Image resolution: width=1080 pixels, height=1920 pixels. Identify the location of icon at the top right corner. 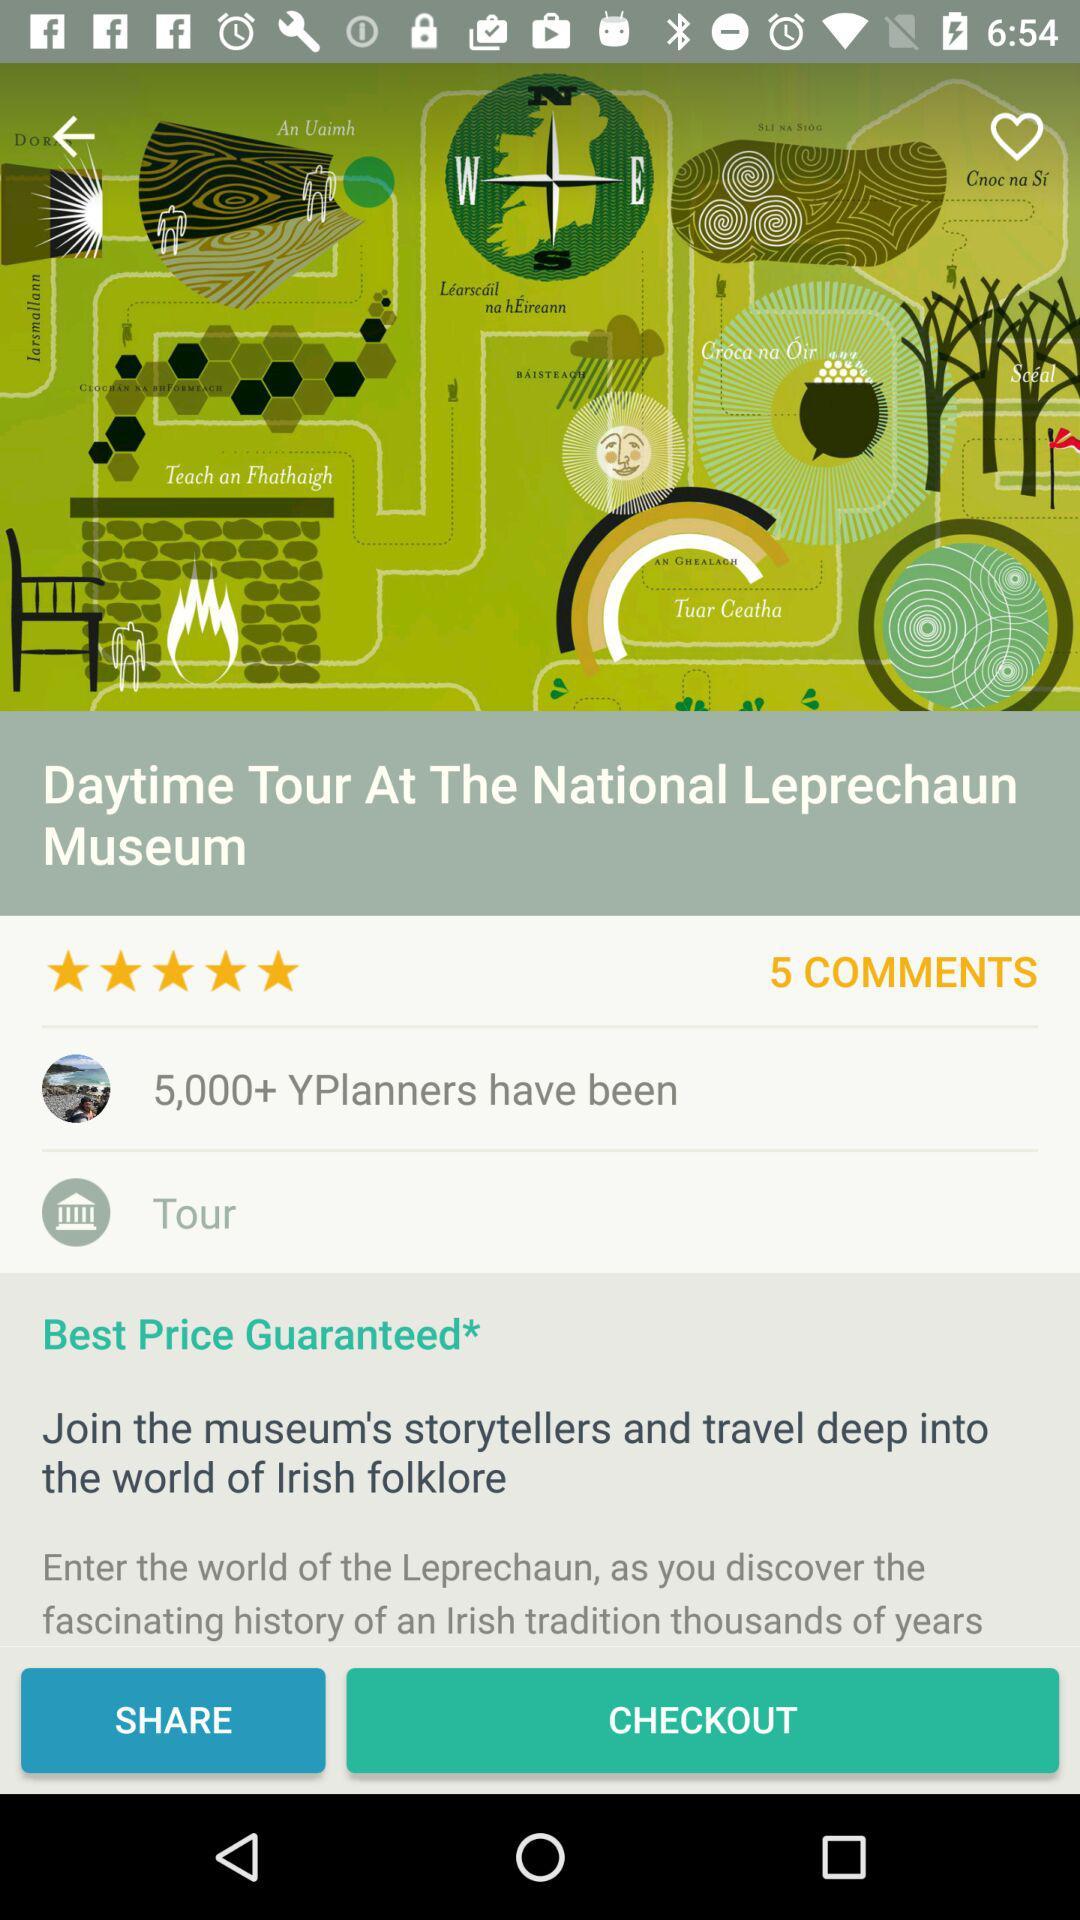
(1017, 135).